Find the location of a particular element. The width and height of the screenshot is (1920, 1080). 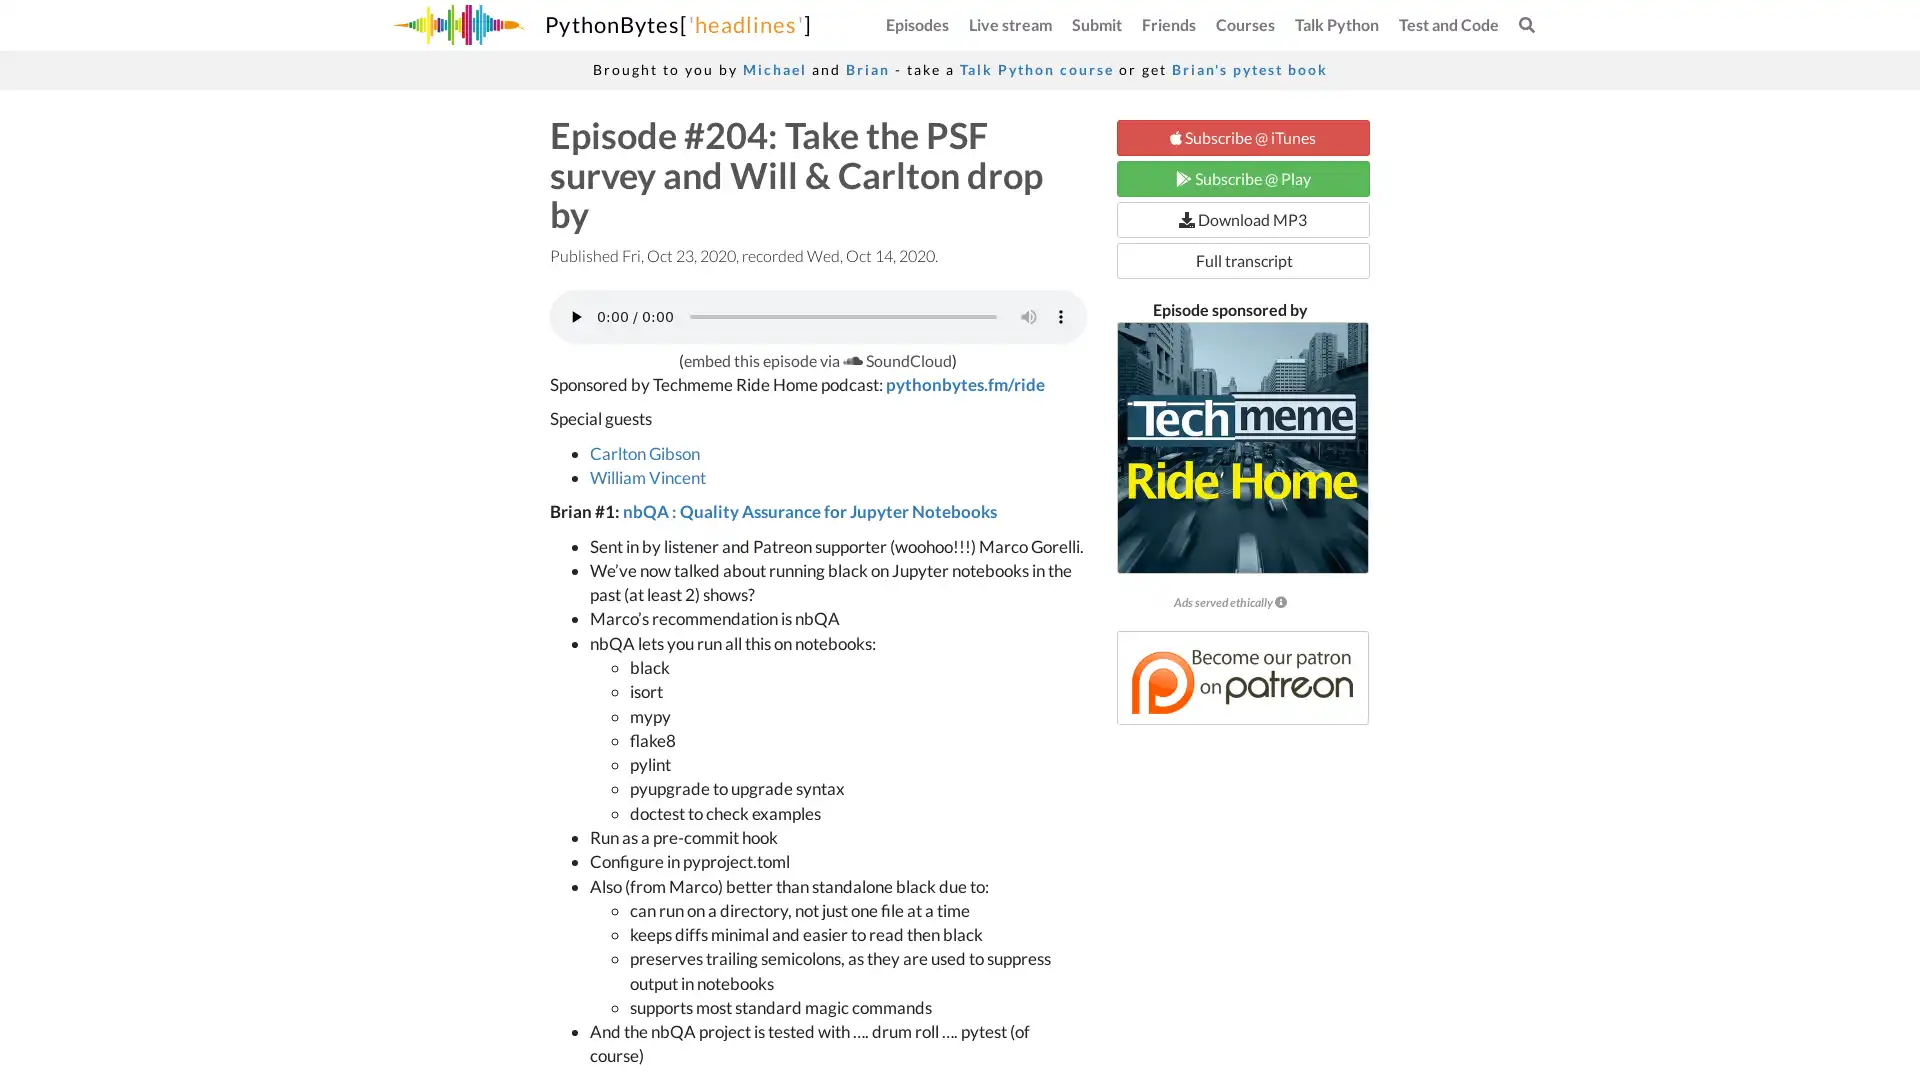

mute is located at coordinates (1027, 315).